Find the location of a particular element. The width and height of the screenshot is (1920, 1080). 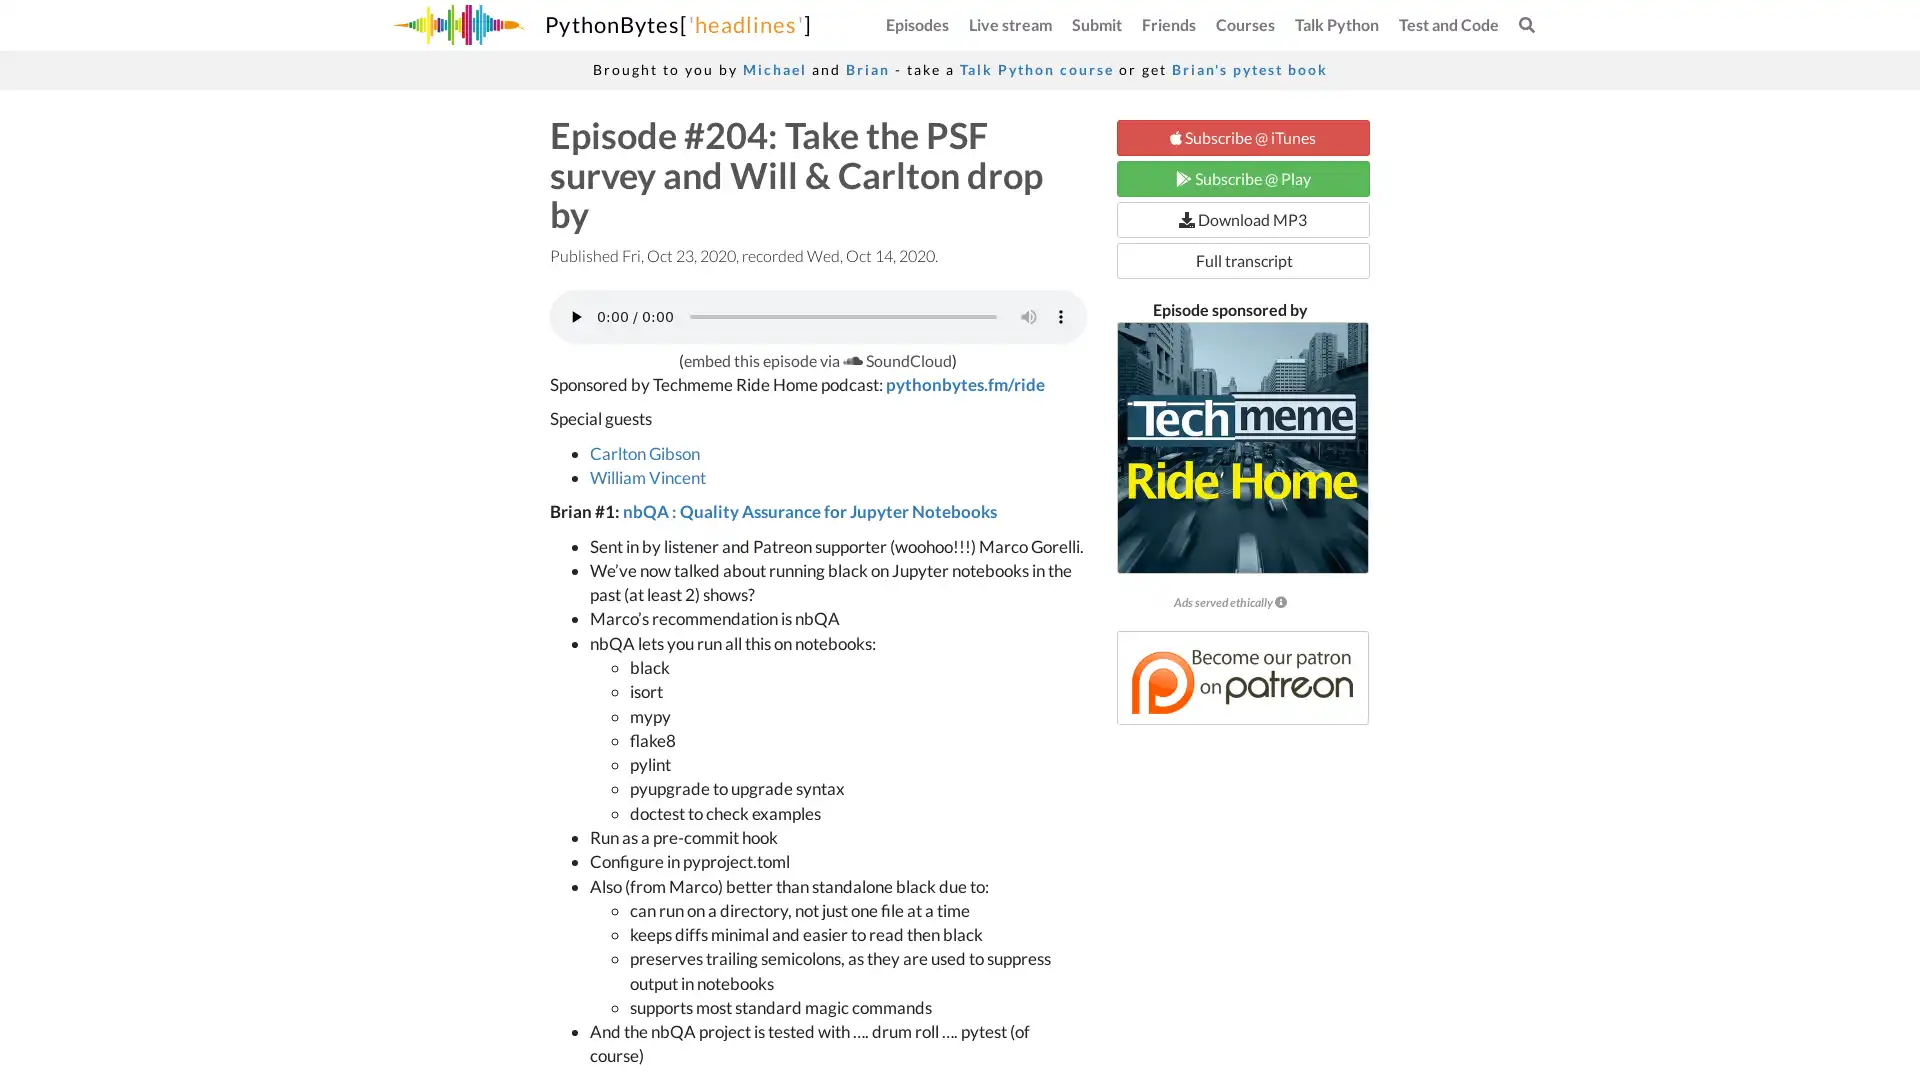

mute is located at coordinates (1027, 315).